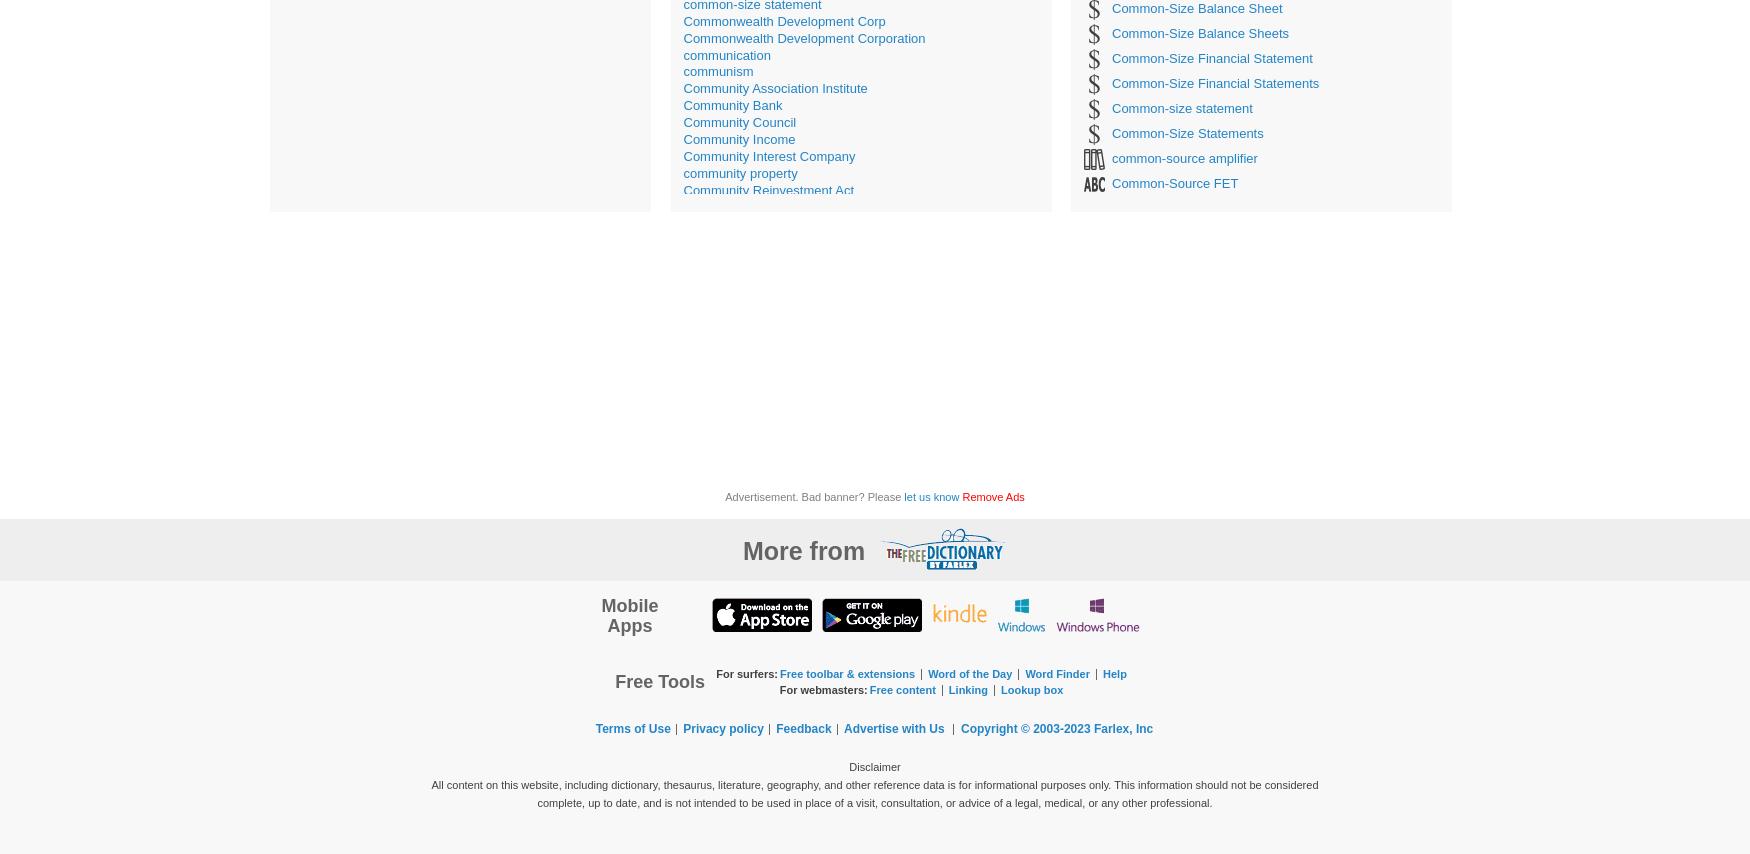 This screenshot has height=854, width=1750. What do you see at coordinates (1114, 672) in the screenshot?
I see `'Help'` at bounding box center [1114, 672].